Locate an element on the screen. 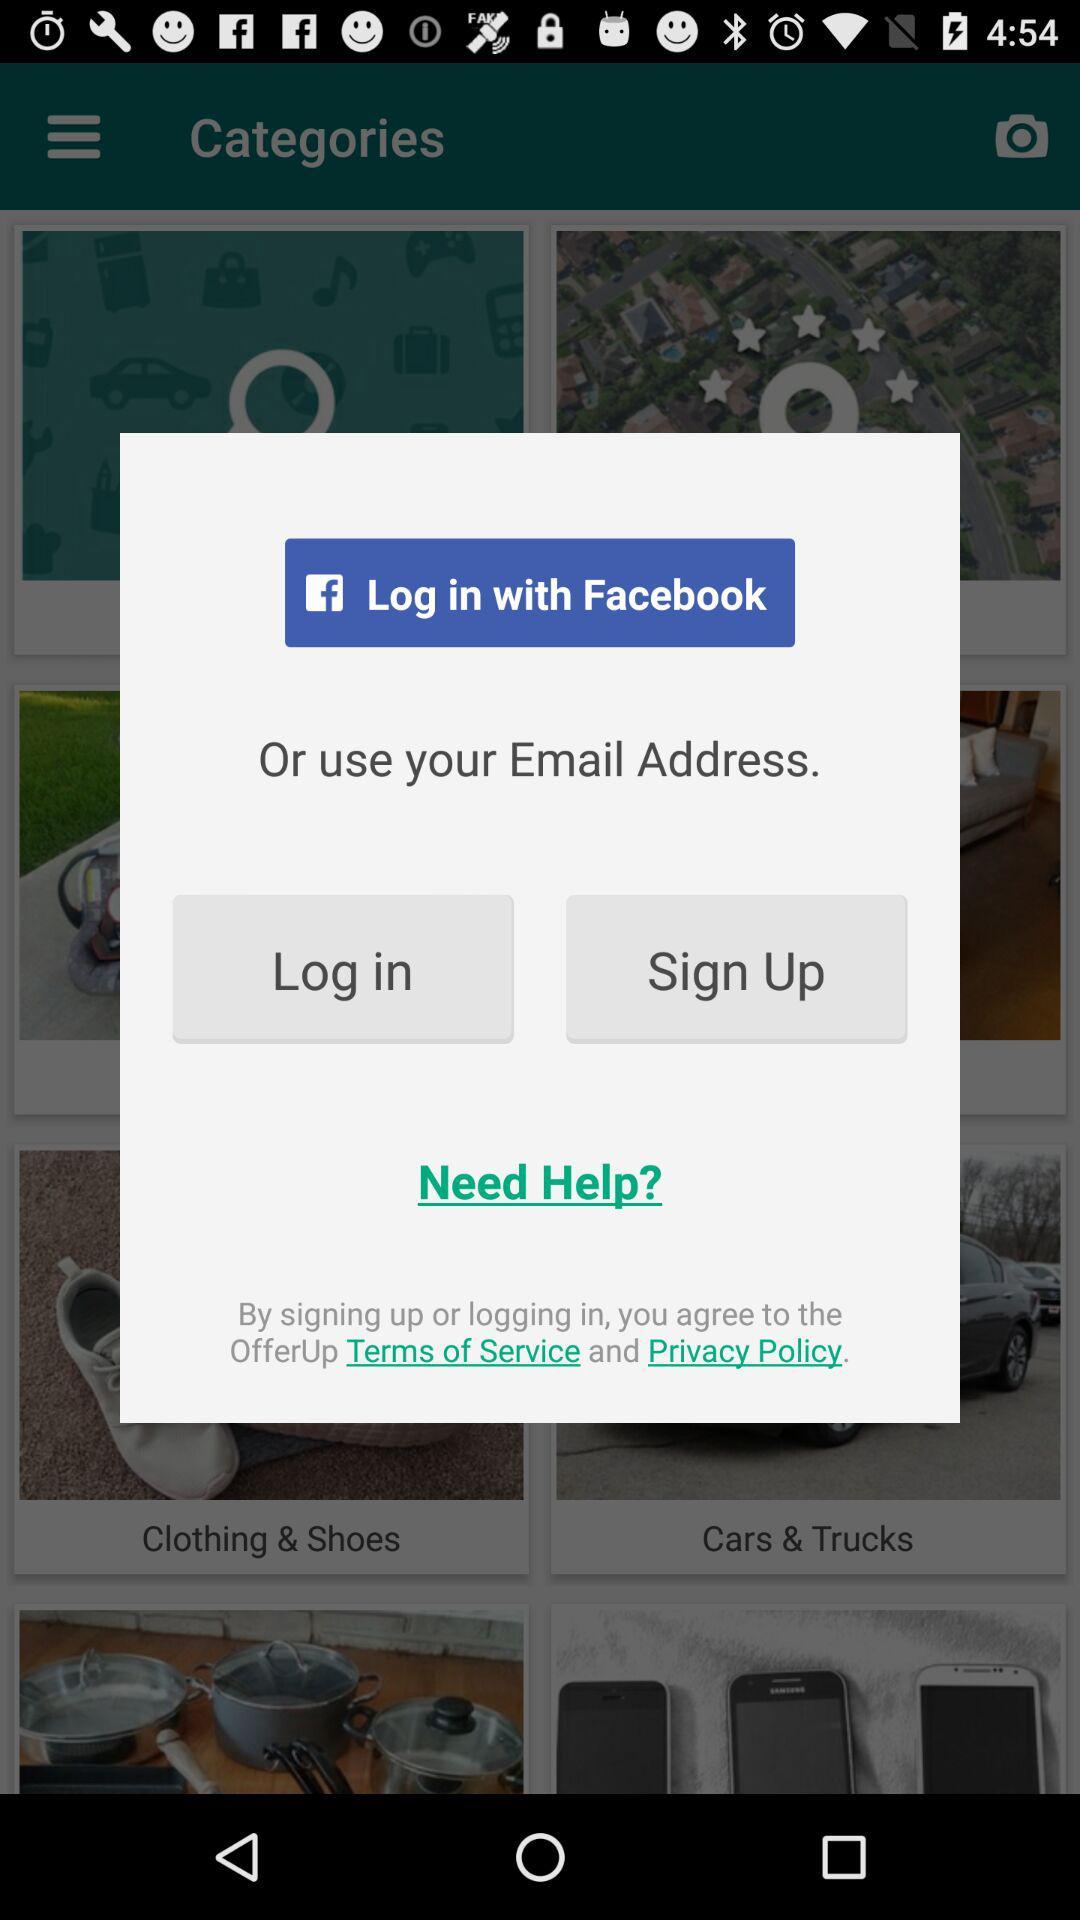 The height and width of the screenshot is (1920, 1080). the sign up on the right is located at coordinates (736, 969).